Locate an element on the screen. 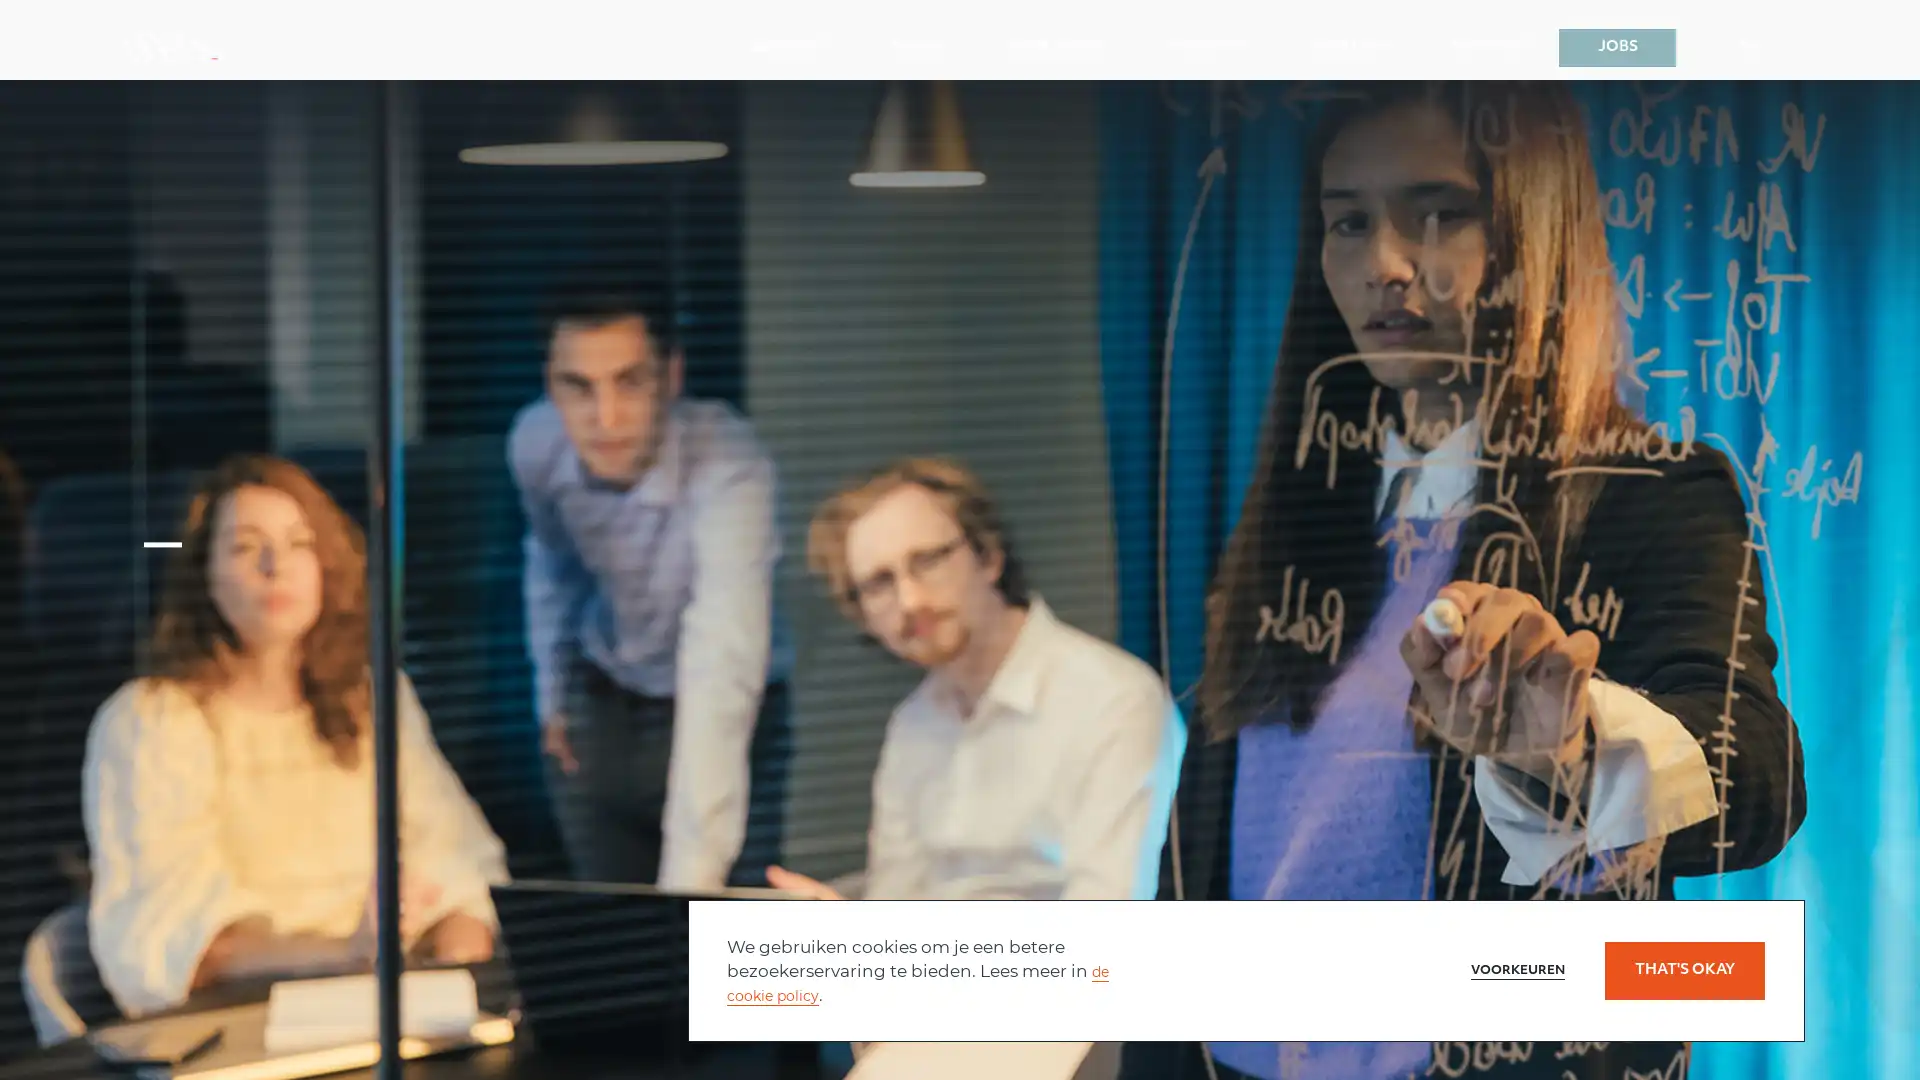 Image resolution: width=1920 pixels, height=1080 pixels. VOORKEUREN is located at coordinates (1501, 969).